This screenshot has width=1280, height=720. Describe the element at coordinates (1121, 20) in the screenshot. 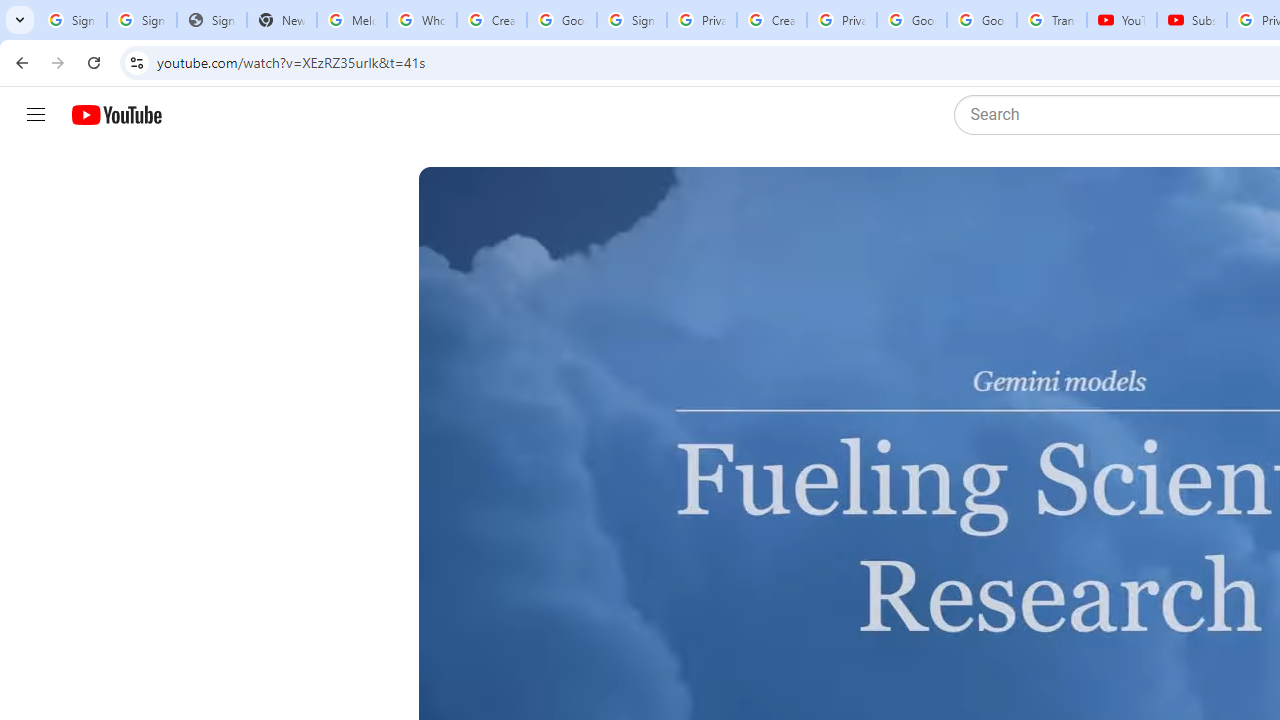

I see `'YouTube'` at that location.